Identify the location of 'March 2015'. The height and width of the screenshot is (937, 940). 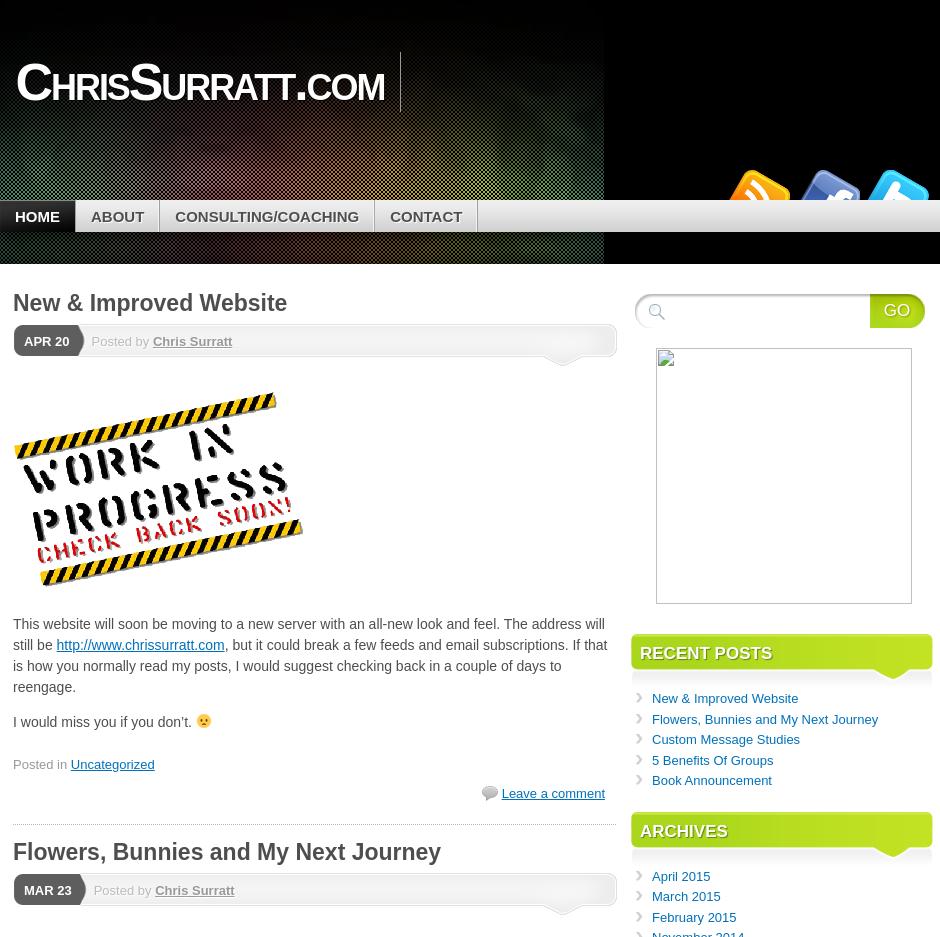
(685, 895).